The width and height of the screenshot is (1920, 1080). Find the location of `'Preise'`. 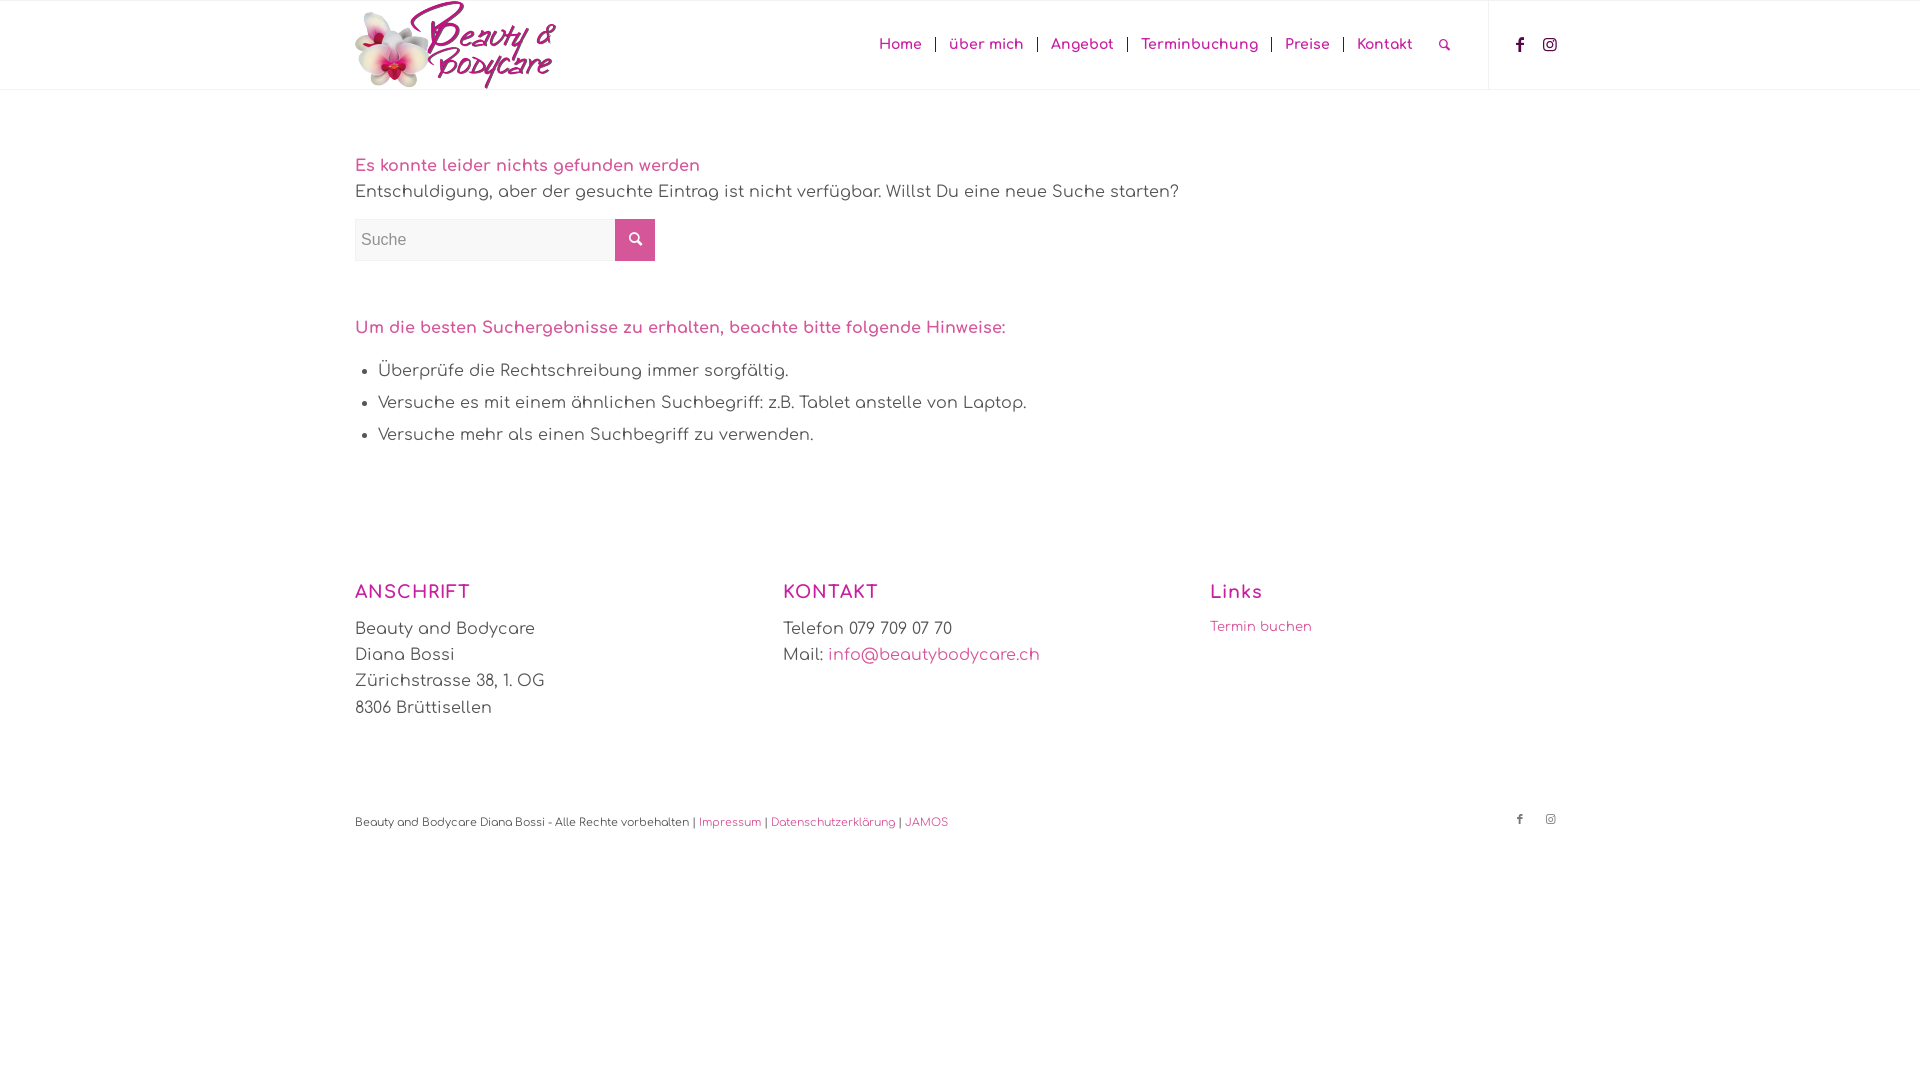

'Preise' is located at coordinates (1306, 45).